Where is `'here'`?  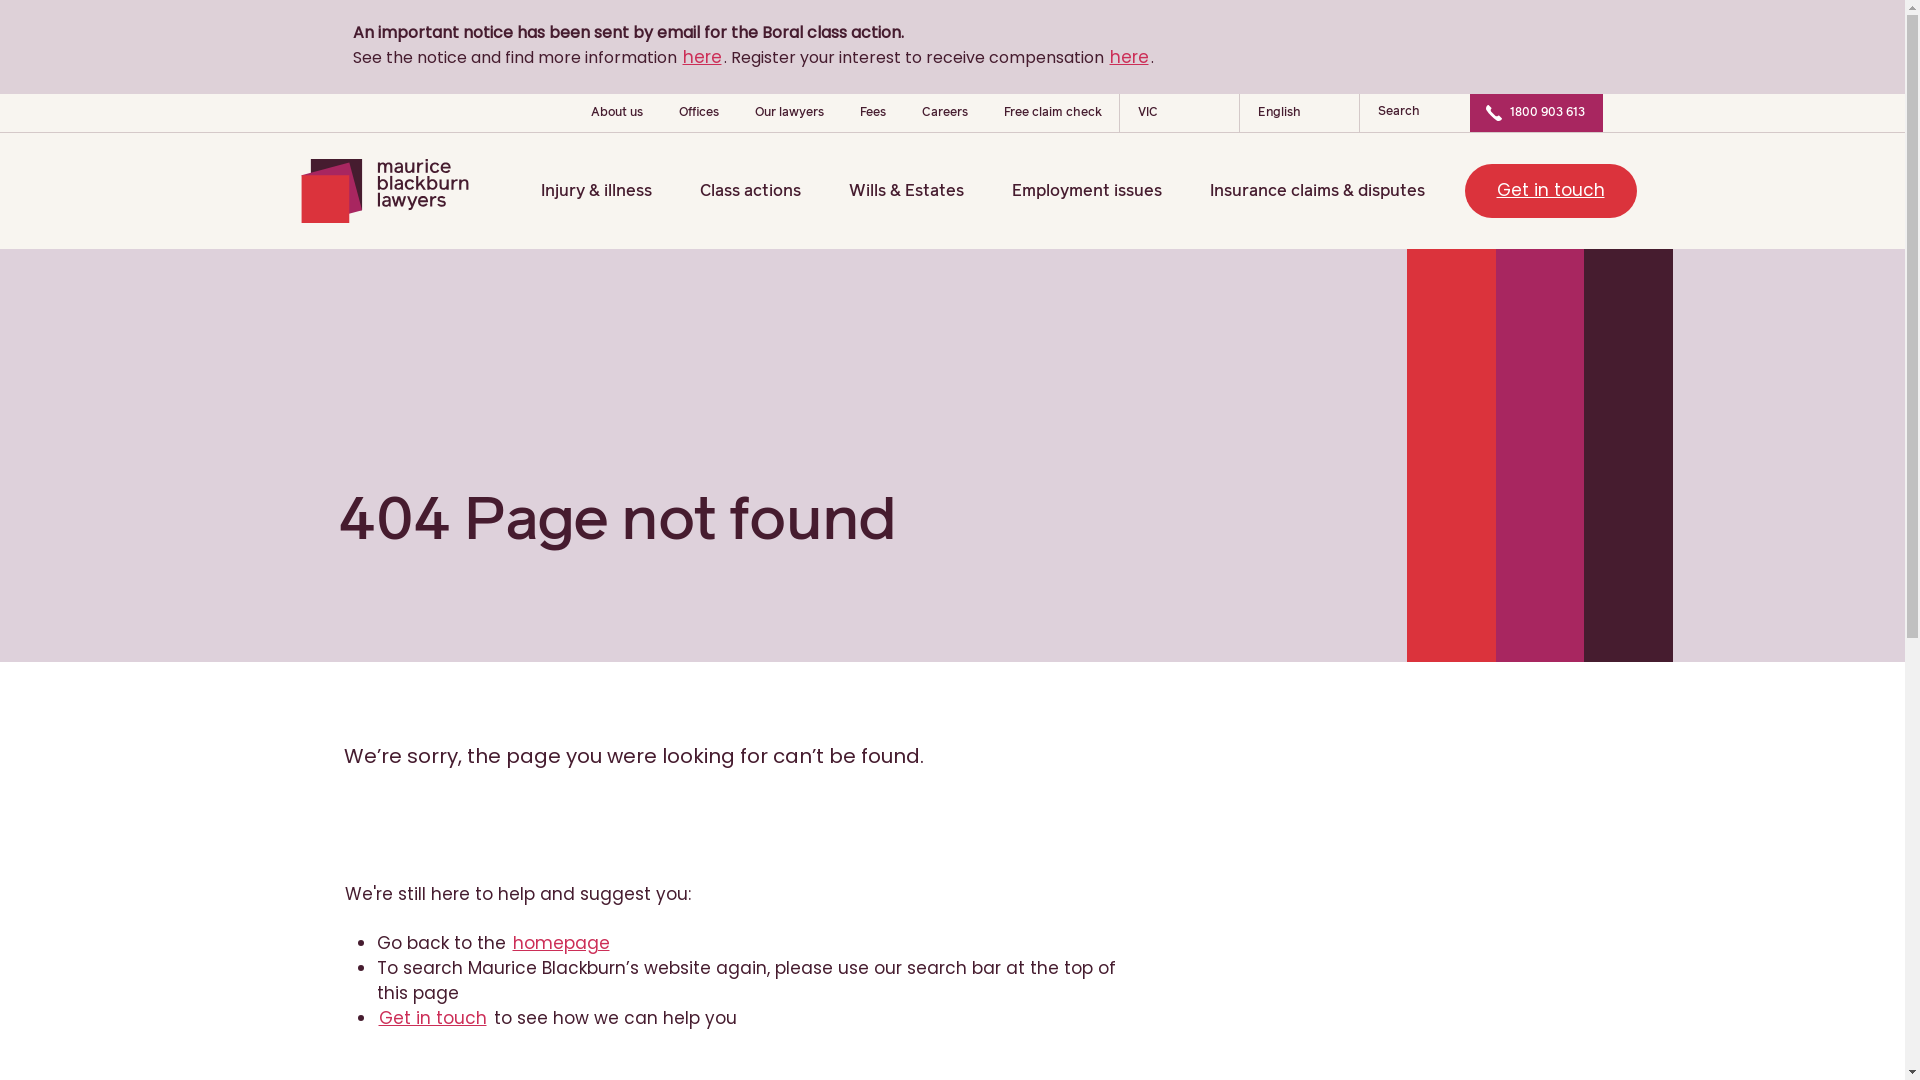 'here' is located at coordinates (680, 56).